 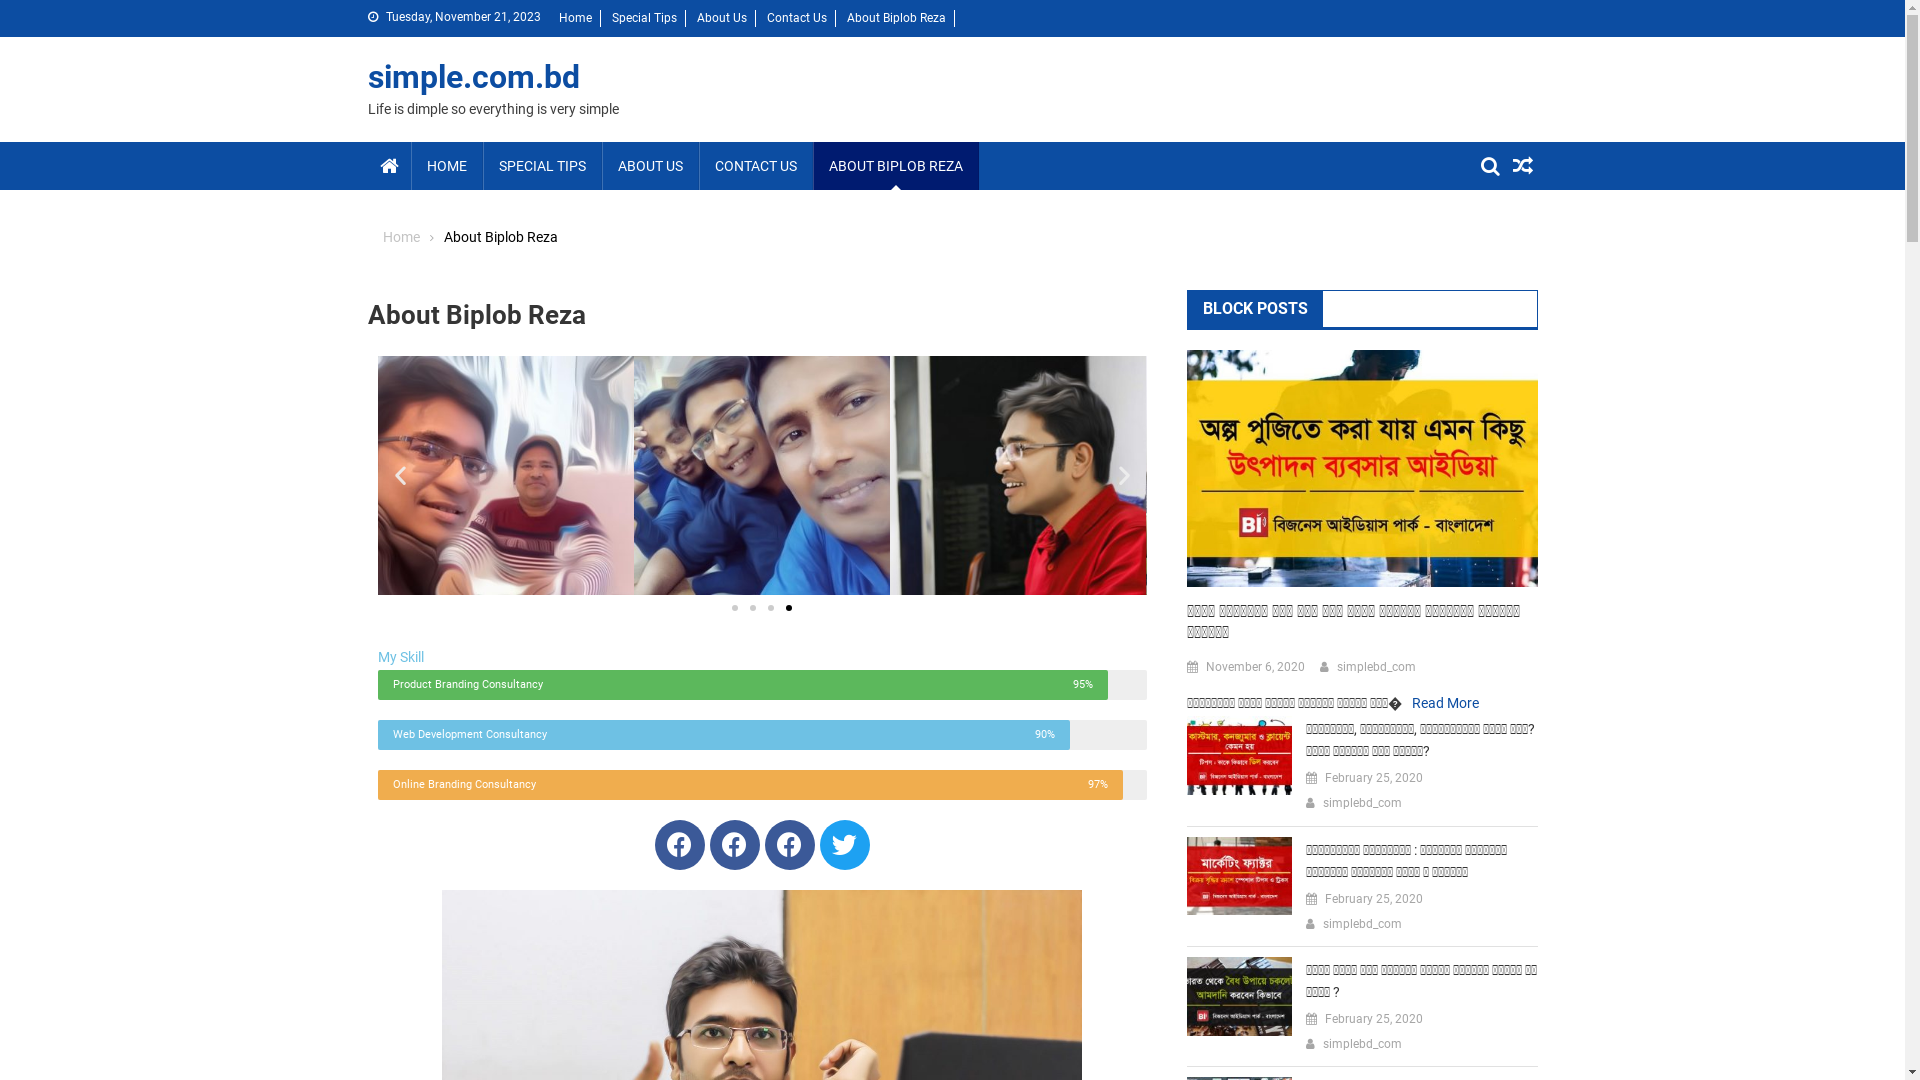 I want to click on 'Special Tips', so click(x=610, y=18).